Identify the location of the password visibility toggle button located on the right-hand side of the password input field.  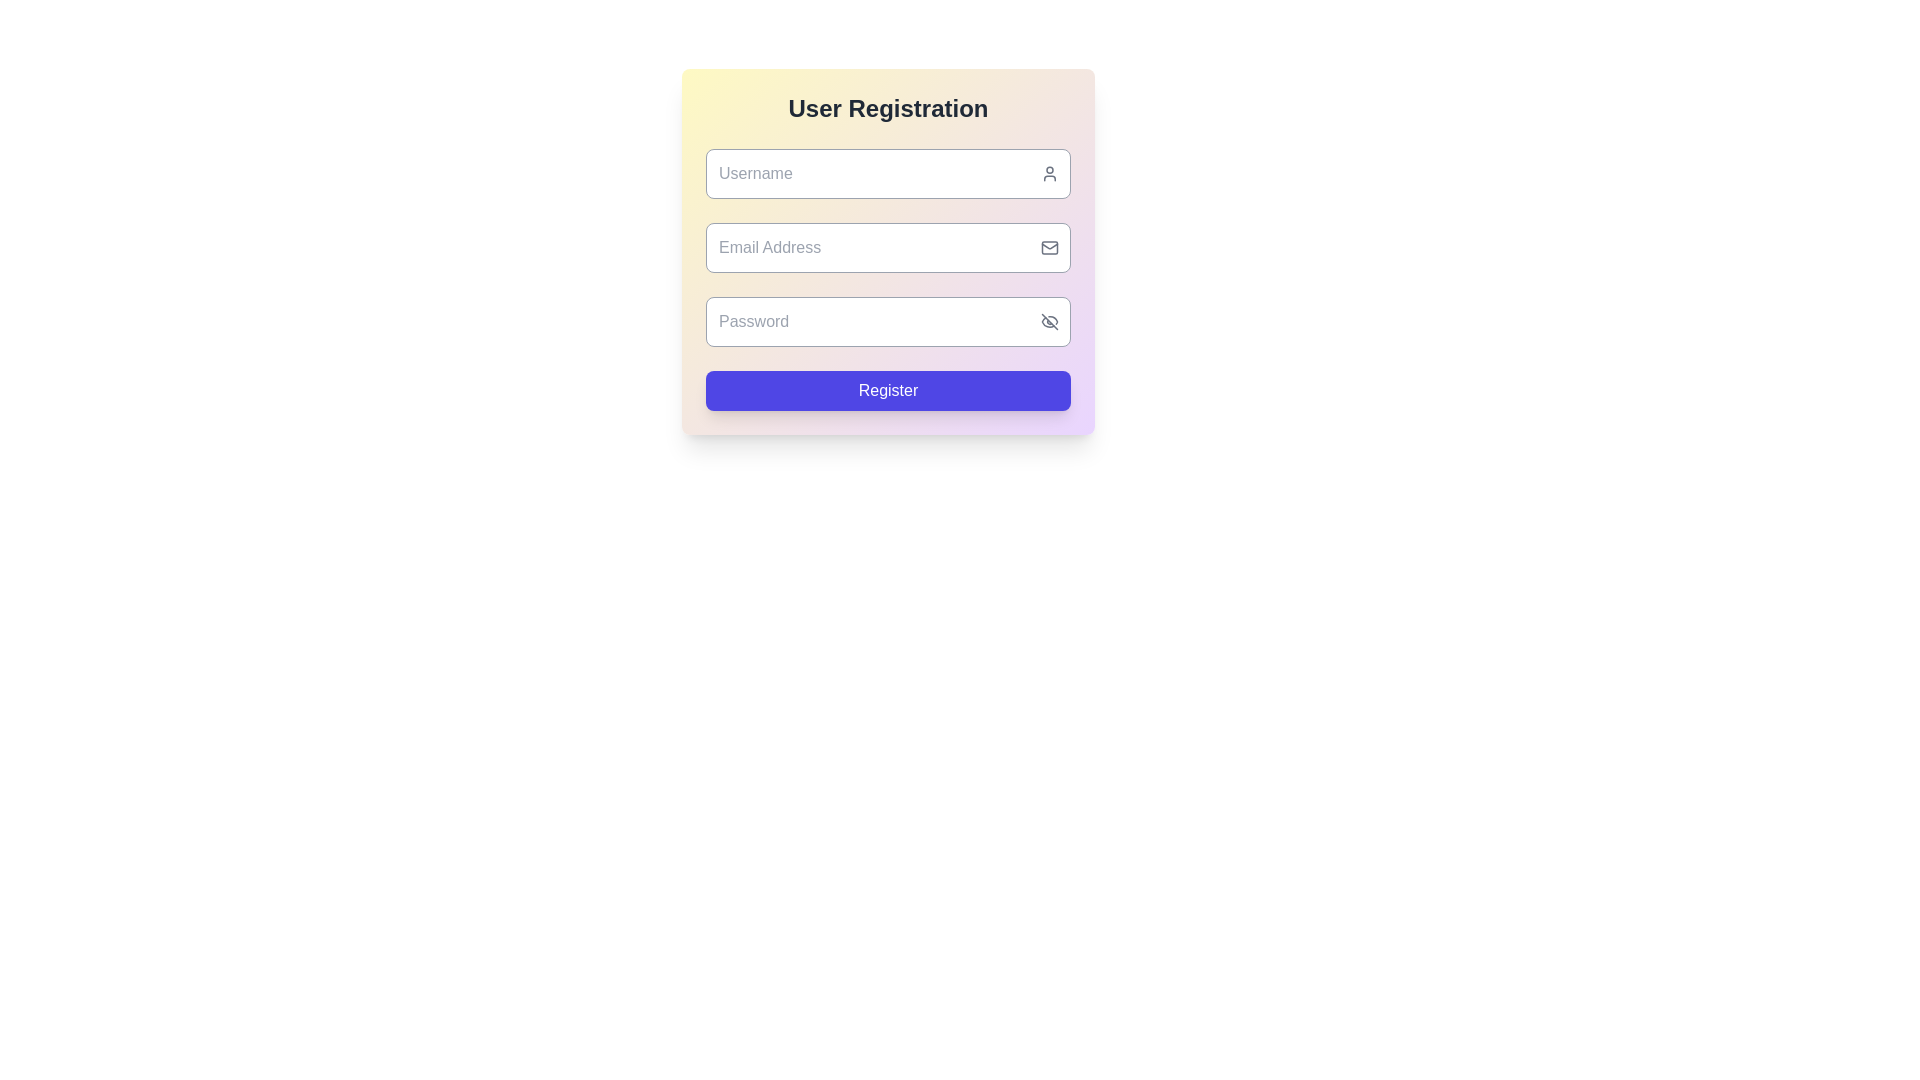
(1049, 320).